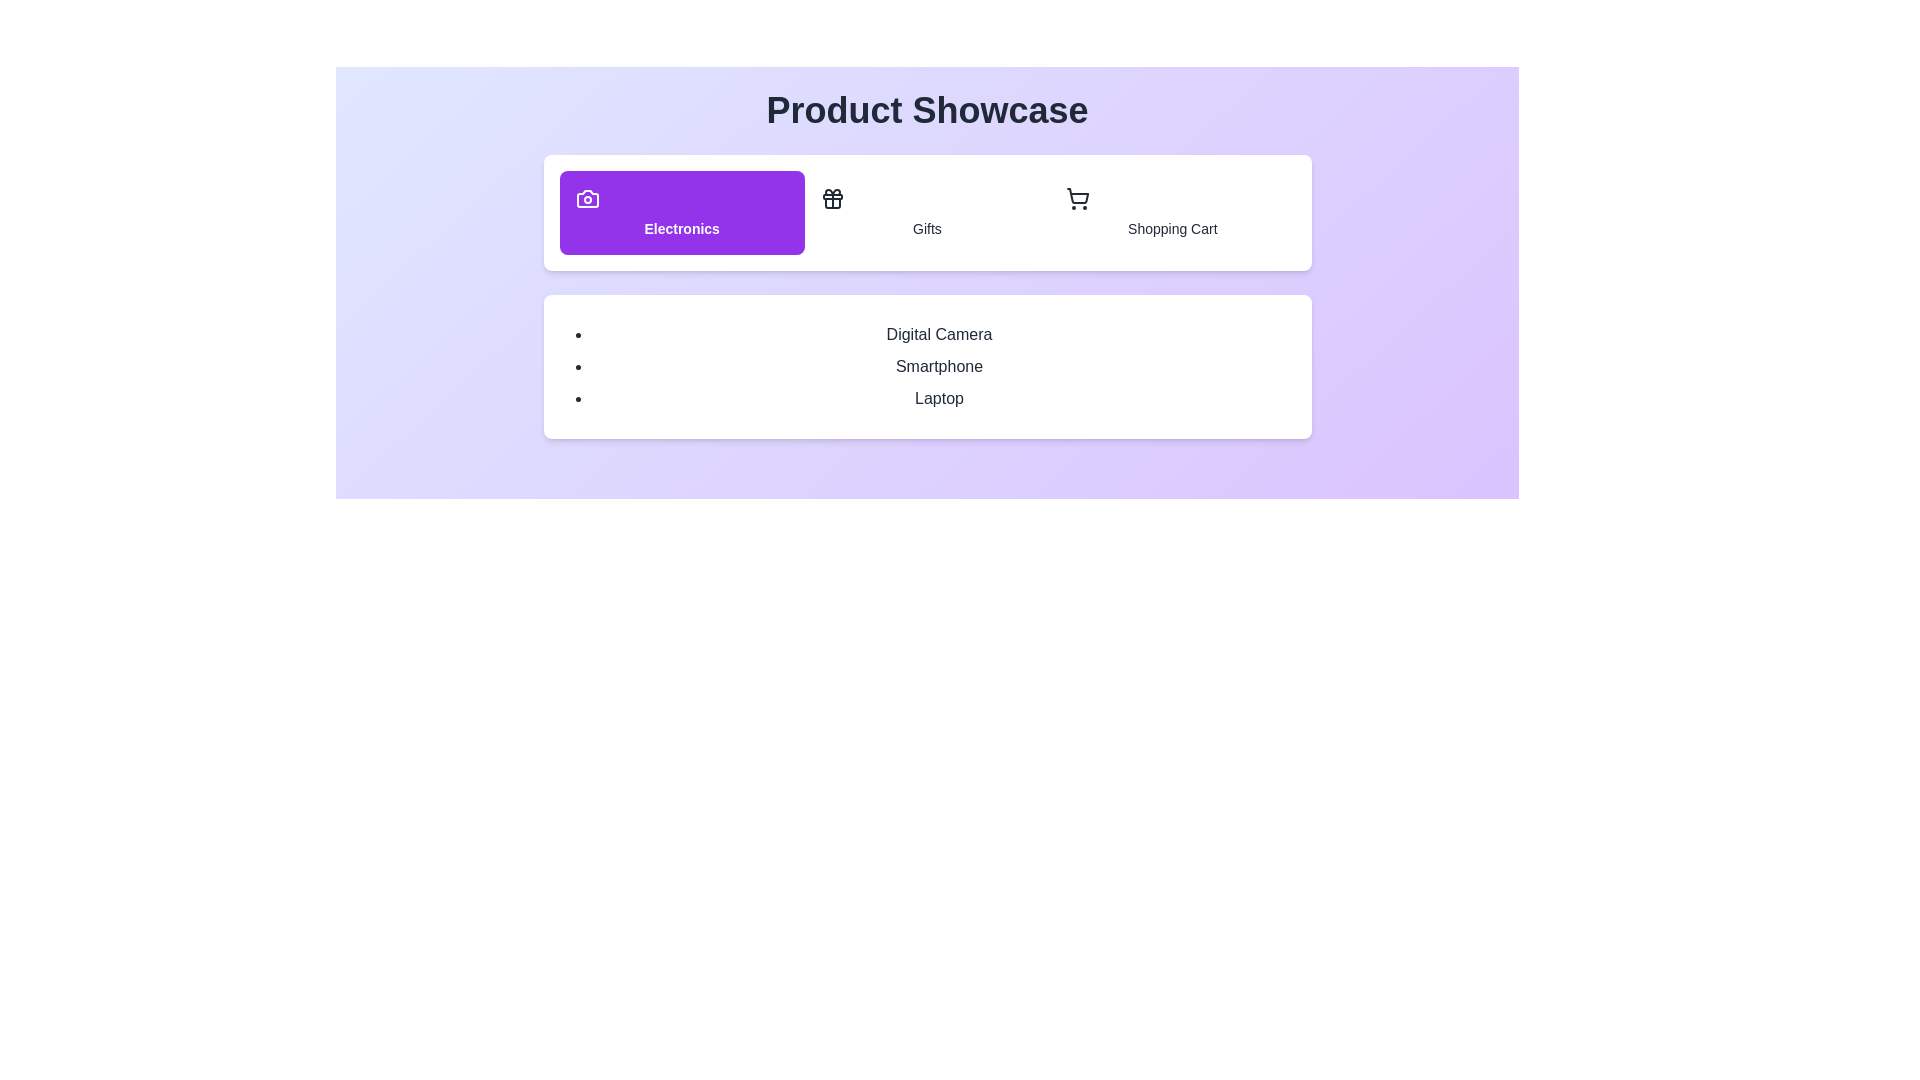 The height and width of the screenshot is (1080, 1920). What do you see at coordinates (1077, 199) in the screenshot?
I see `the shopping cart icon, which is part of the category button group` at bounding box center [1077, 199].